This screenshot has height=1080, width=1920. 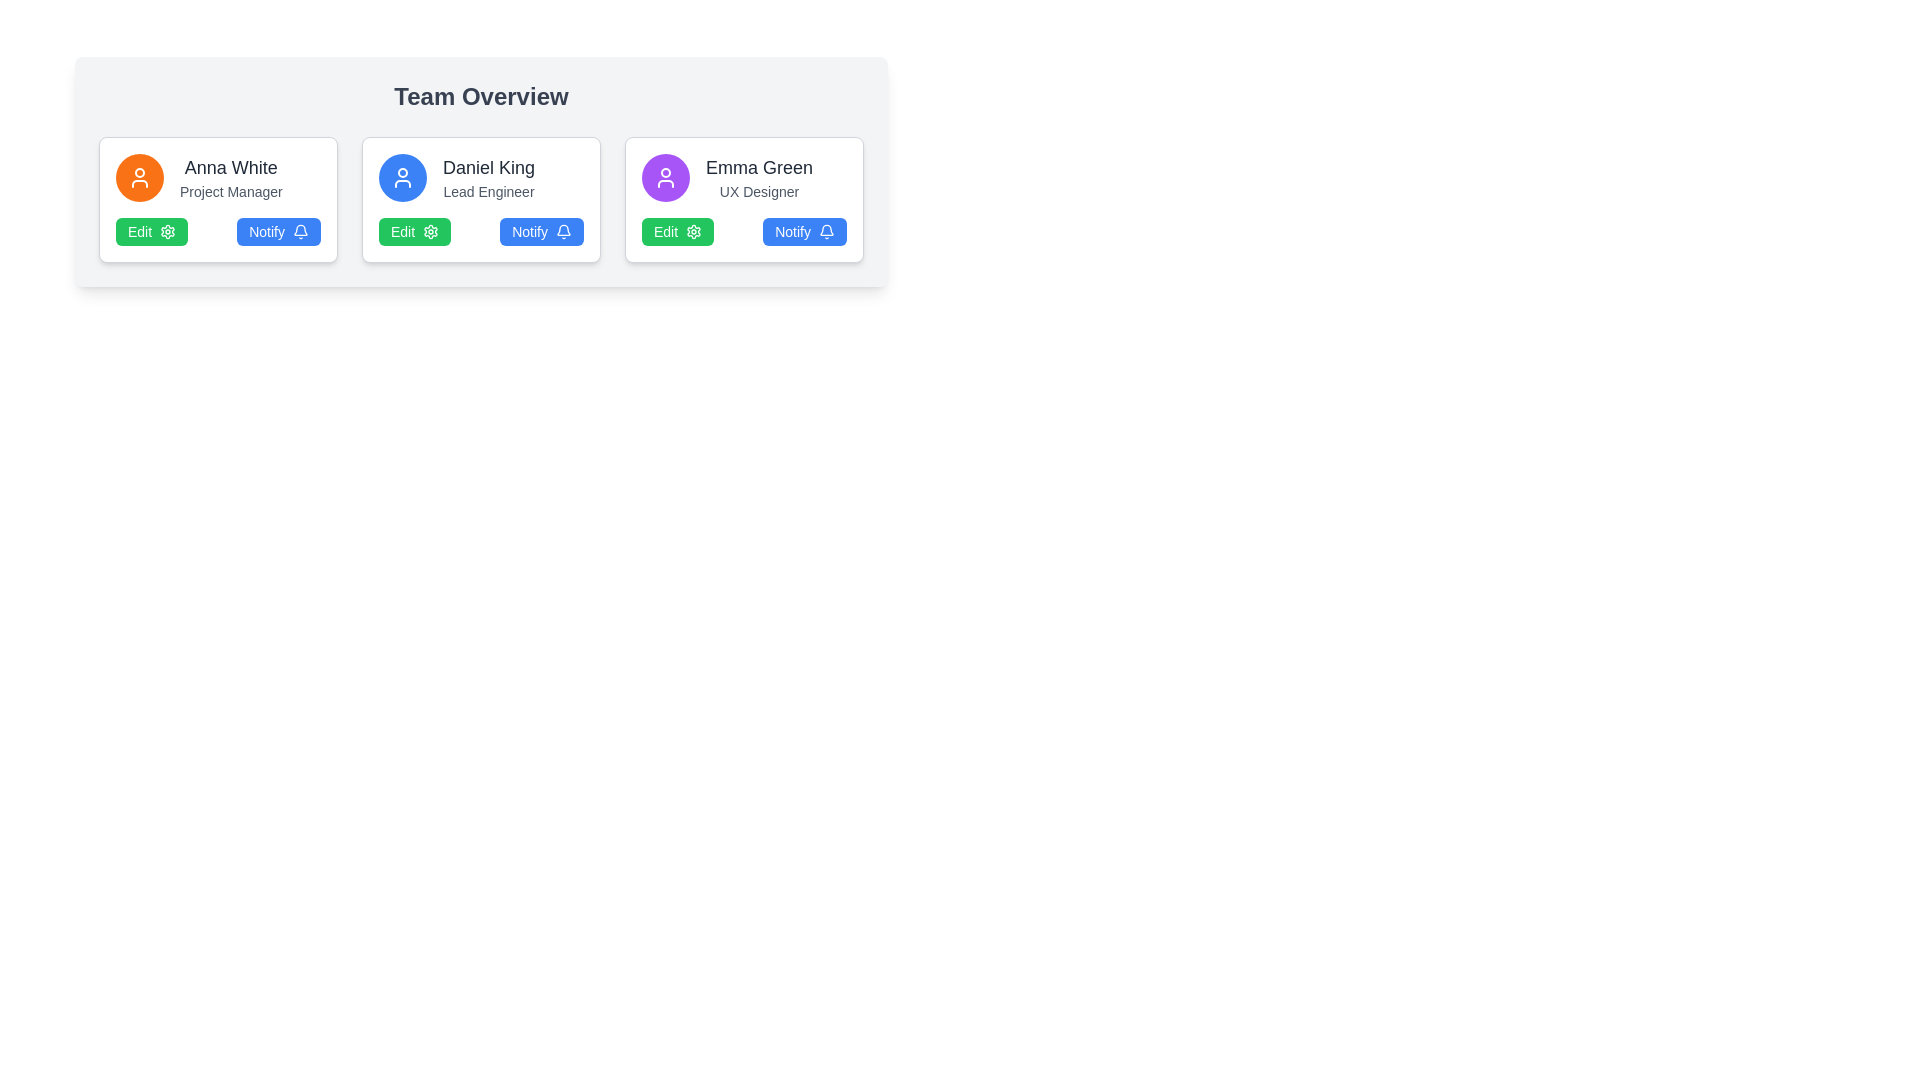 I want to click on the gear icon within the 'Edit' button of the 'Daniel King' card, so click(x=430, y=230).